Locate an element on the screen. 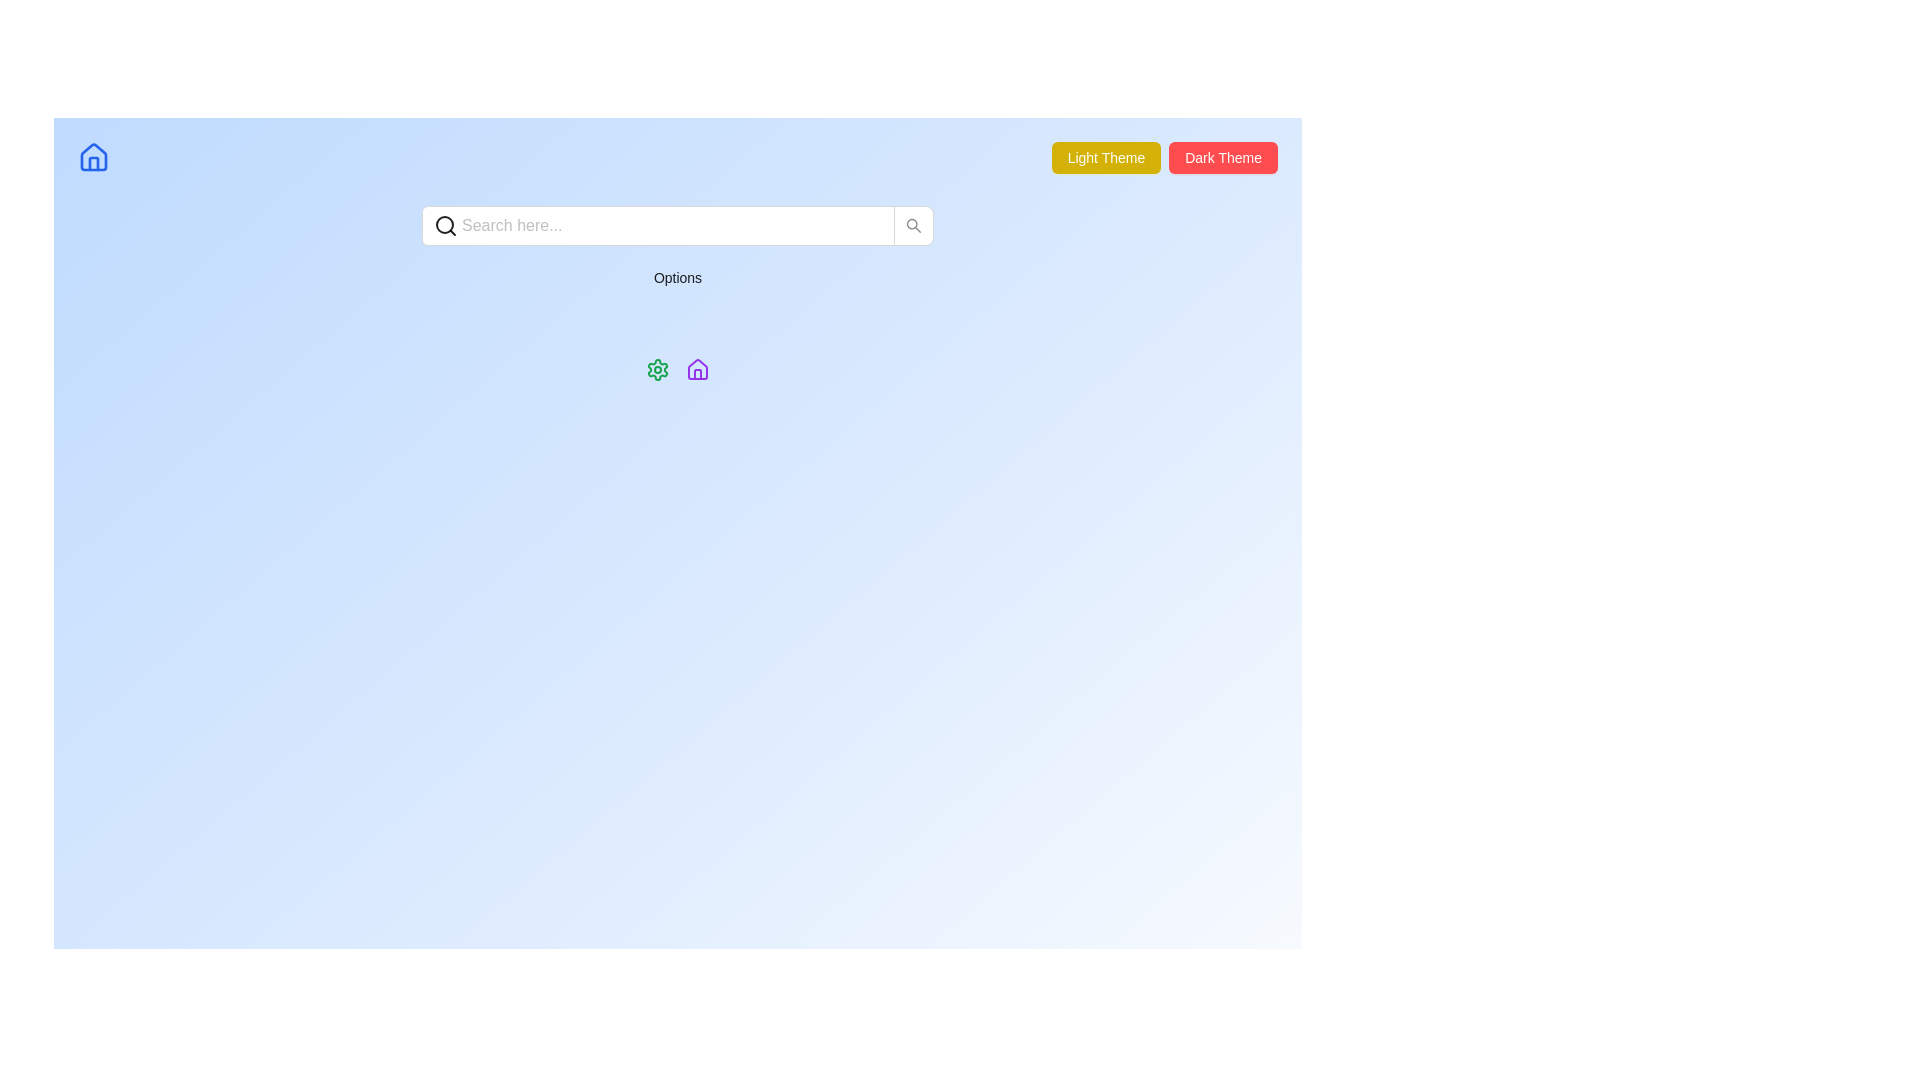  the settings icon located below the search bar and next to the 'Options' text, which is the left-most icon in the horizontal alignment is located at coordinates (657, 370).